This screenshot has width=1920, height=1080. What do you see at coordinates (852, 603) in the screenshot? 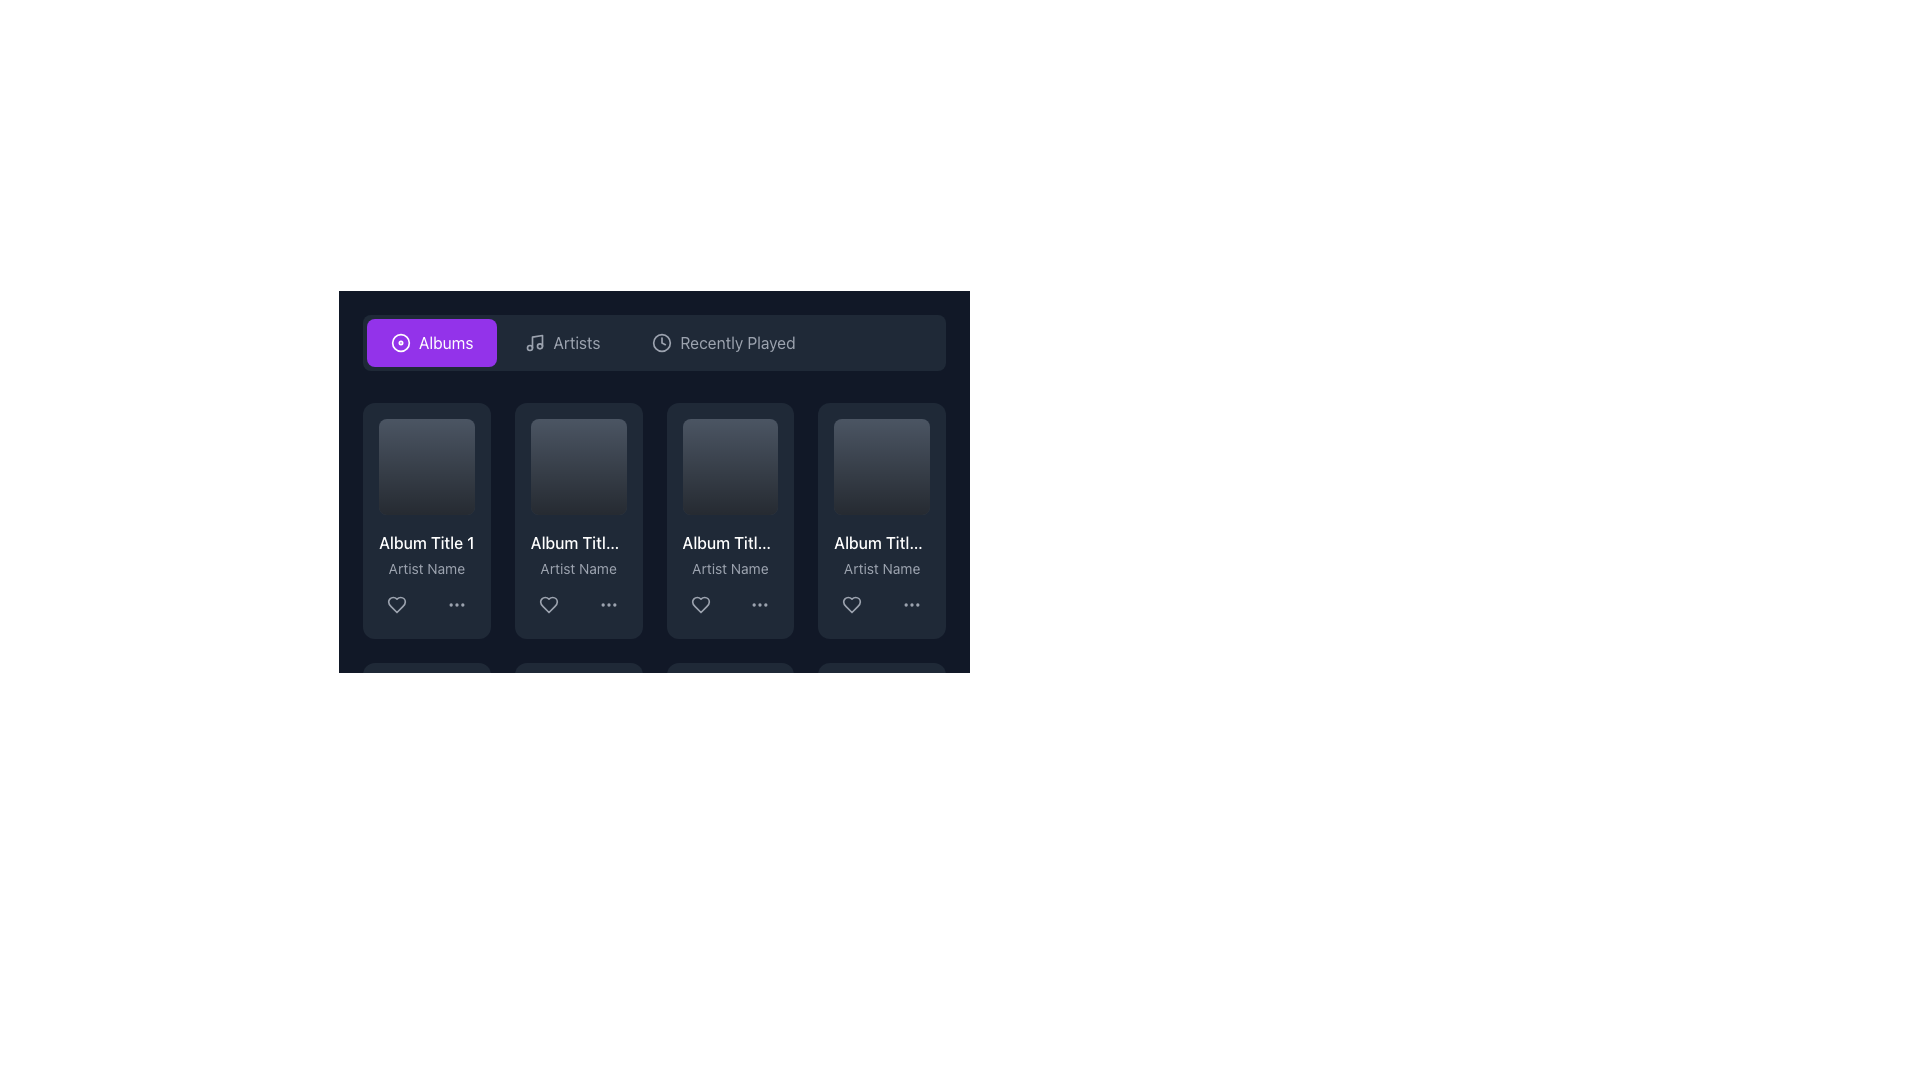
I see `the heart icon button that functions as a 'like' or 'favorite' button for the associated album titled 'Album Title 4' by 'Artist Name'` at bounding box center [852, 603].